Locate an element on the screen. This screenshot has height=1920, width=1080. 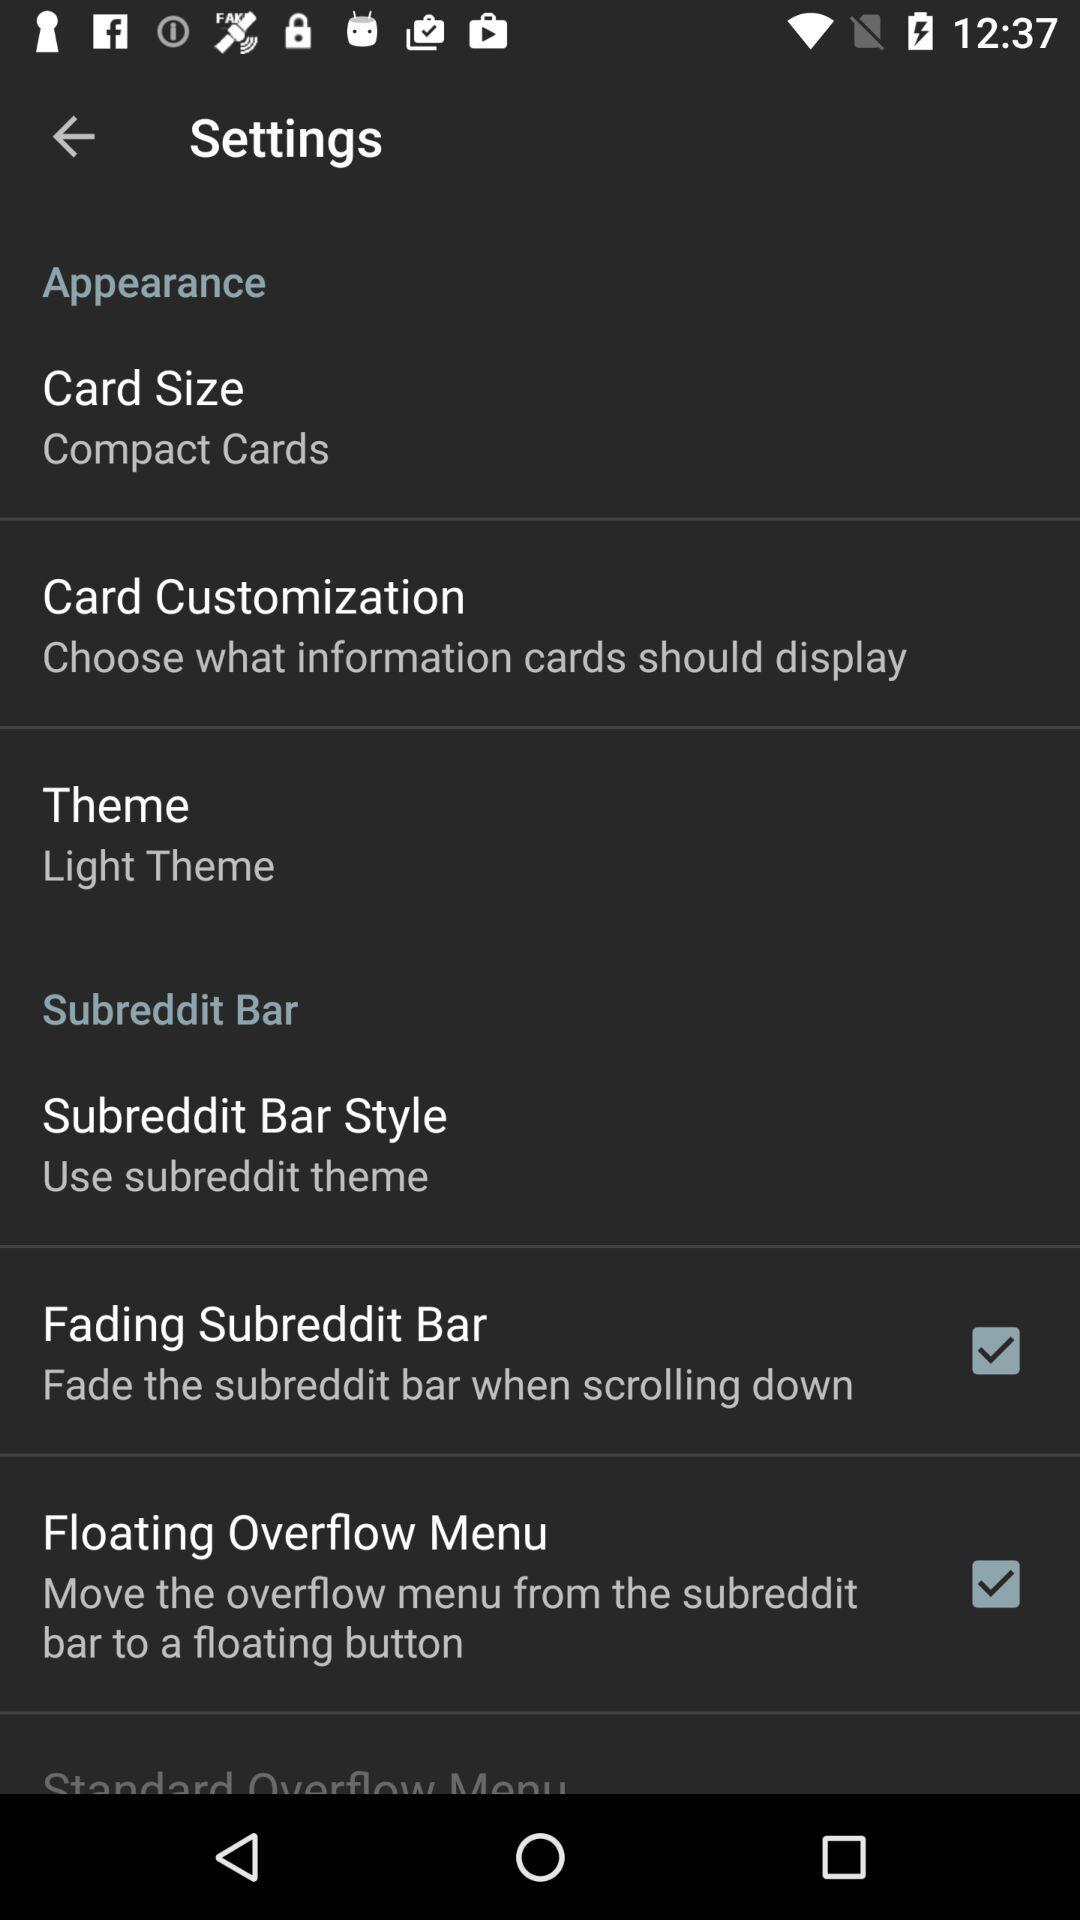
the card size is located at coordinates (142, 386).